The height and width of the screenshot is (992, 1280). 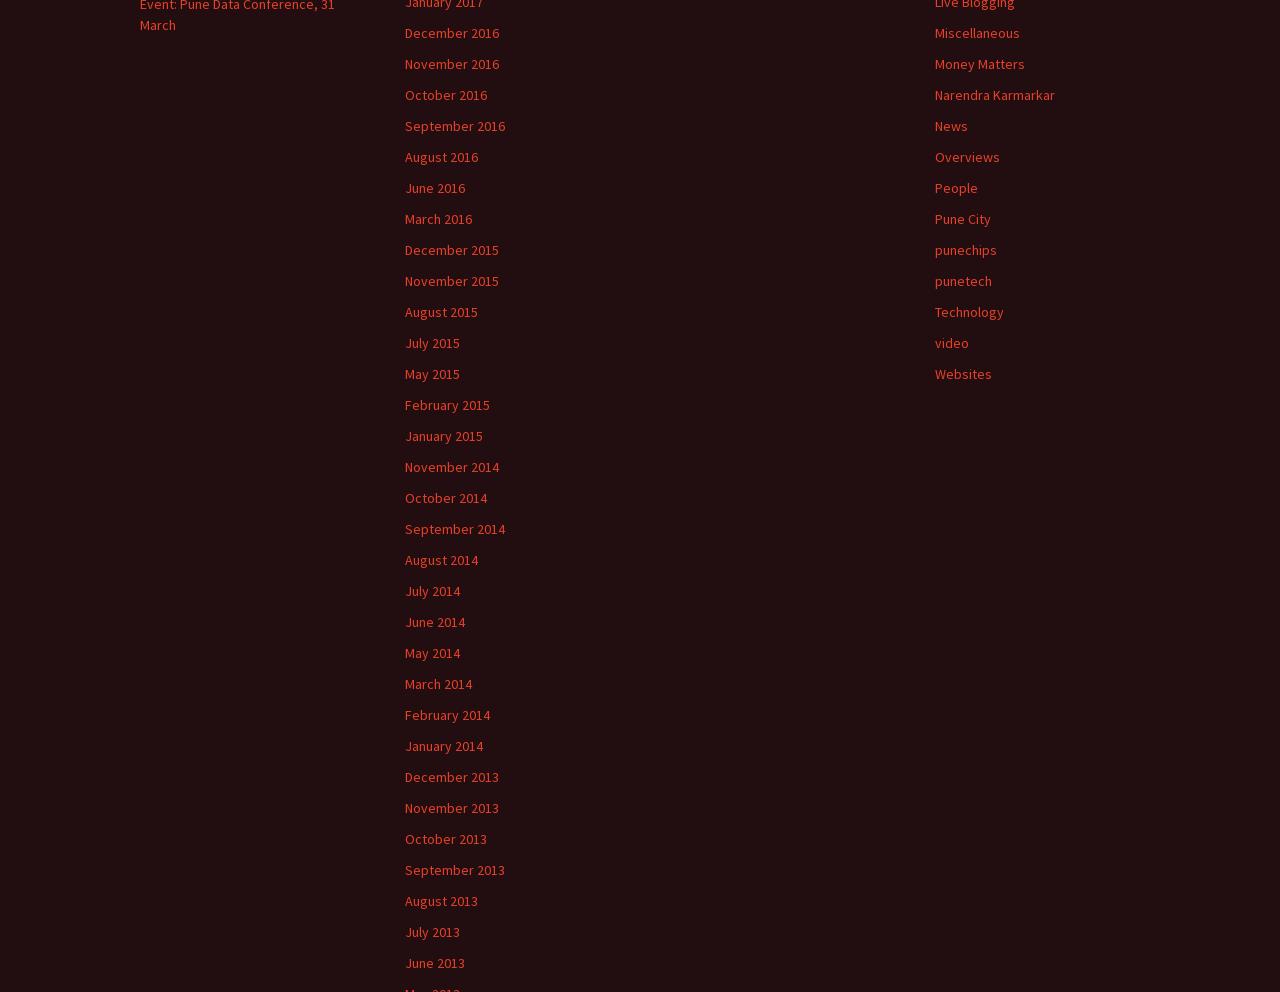 I want to click on 'People', so click(x=955, y=186).